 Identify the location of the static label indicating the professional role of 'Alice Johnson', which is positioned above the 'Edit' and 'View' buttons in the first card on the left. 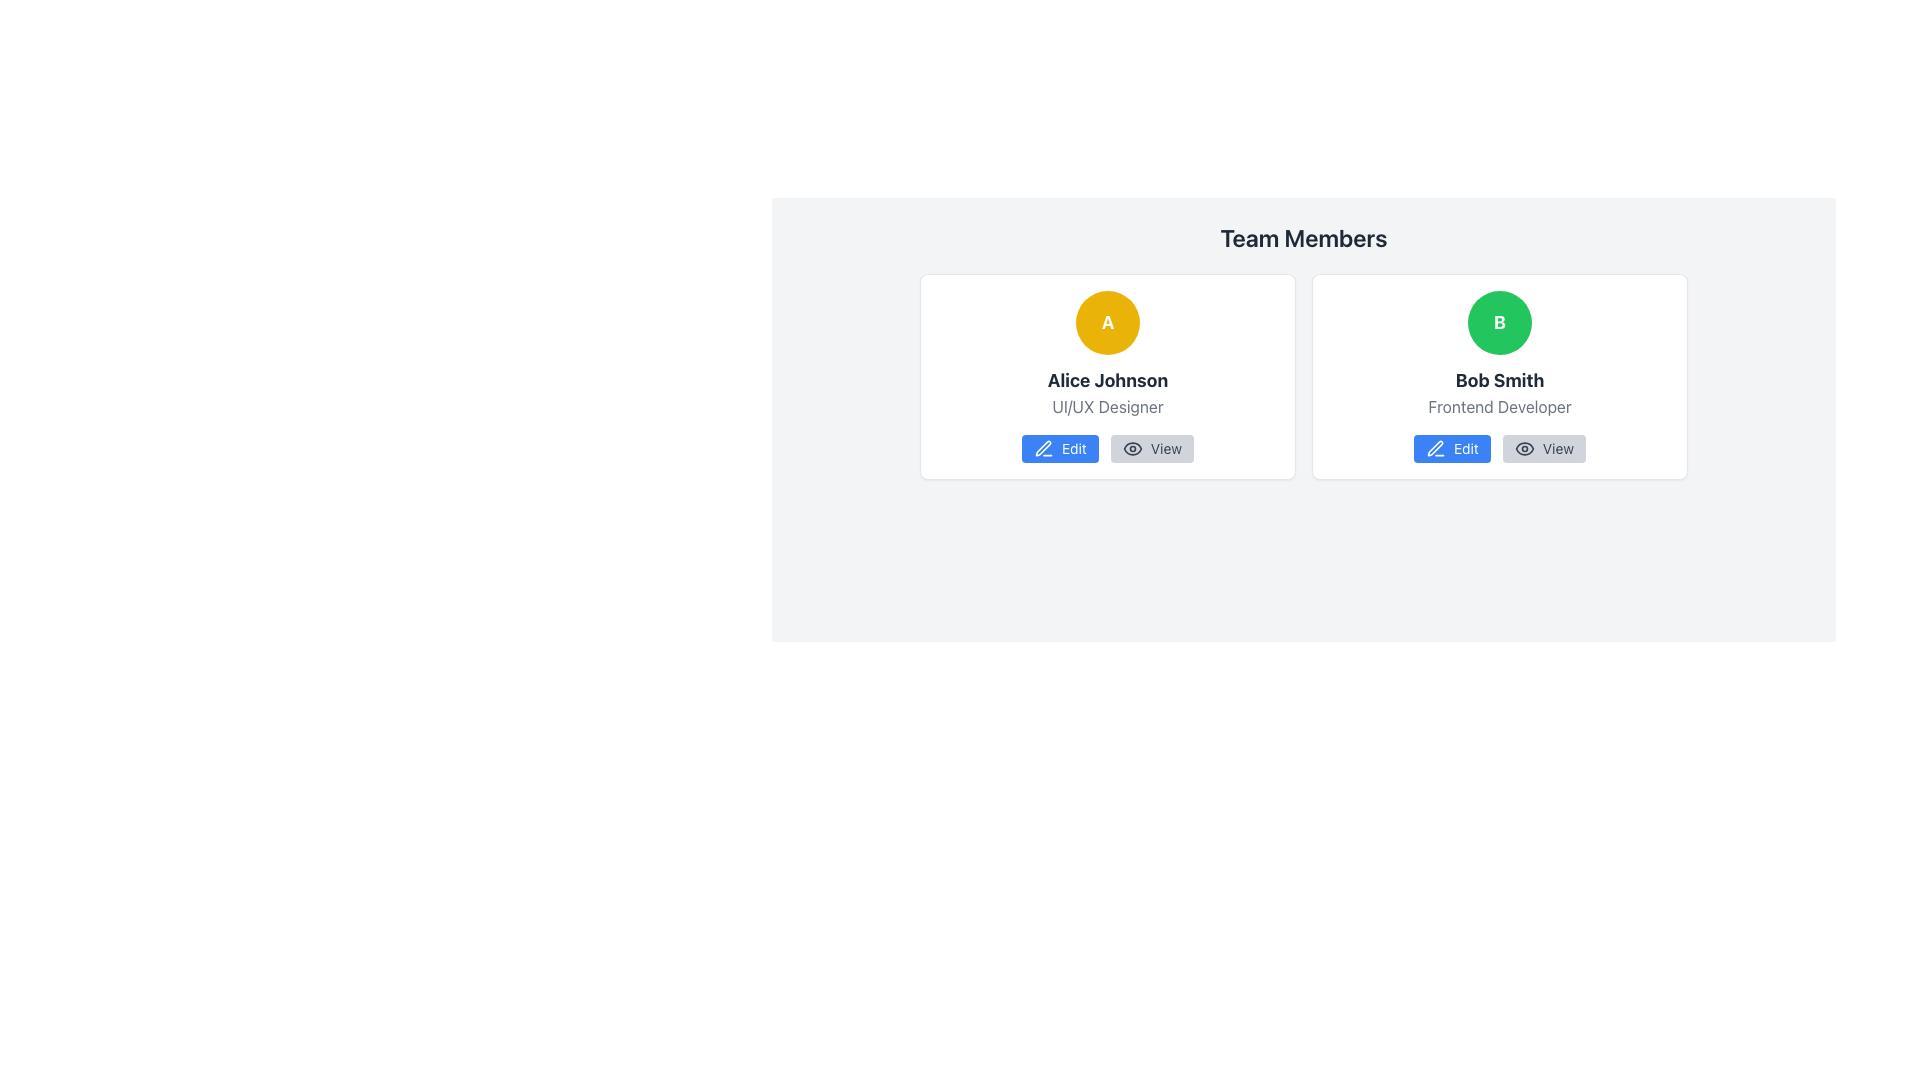
(1107, 406).